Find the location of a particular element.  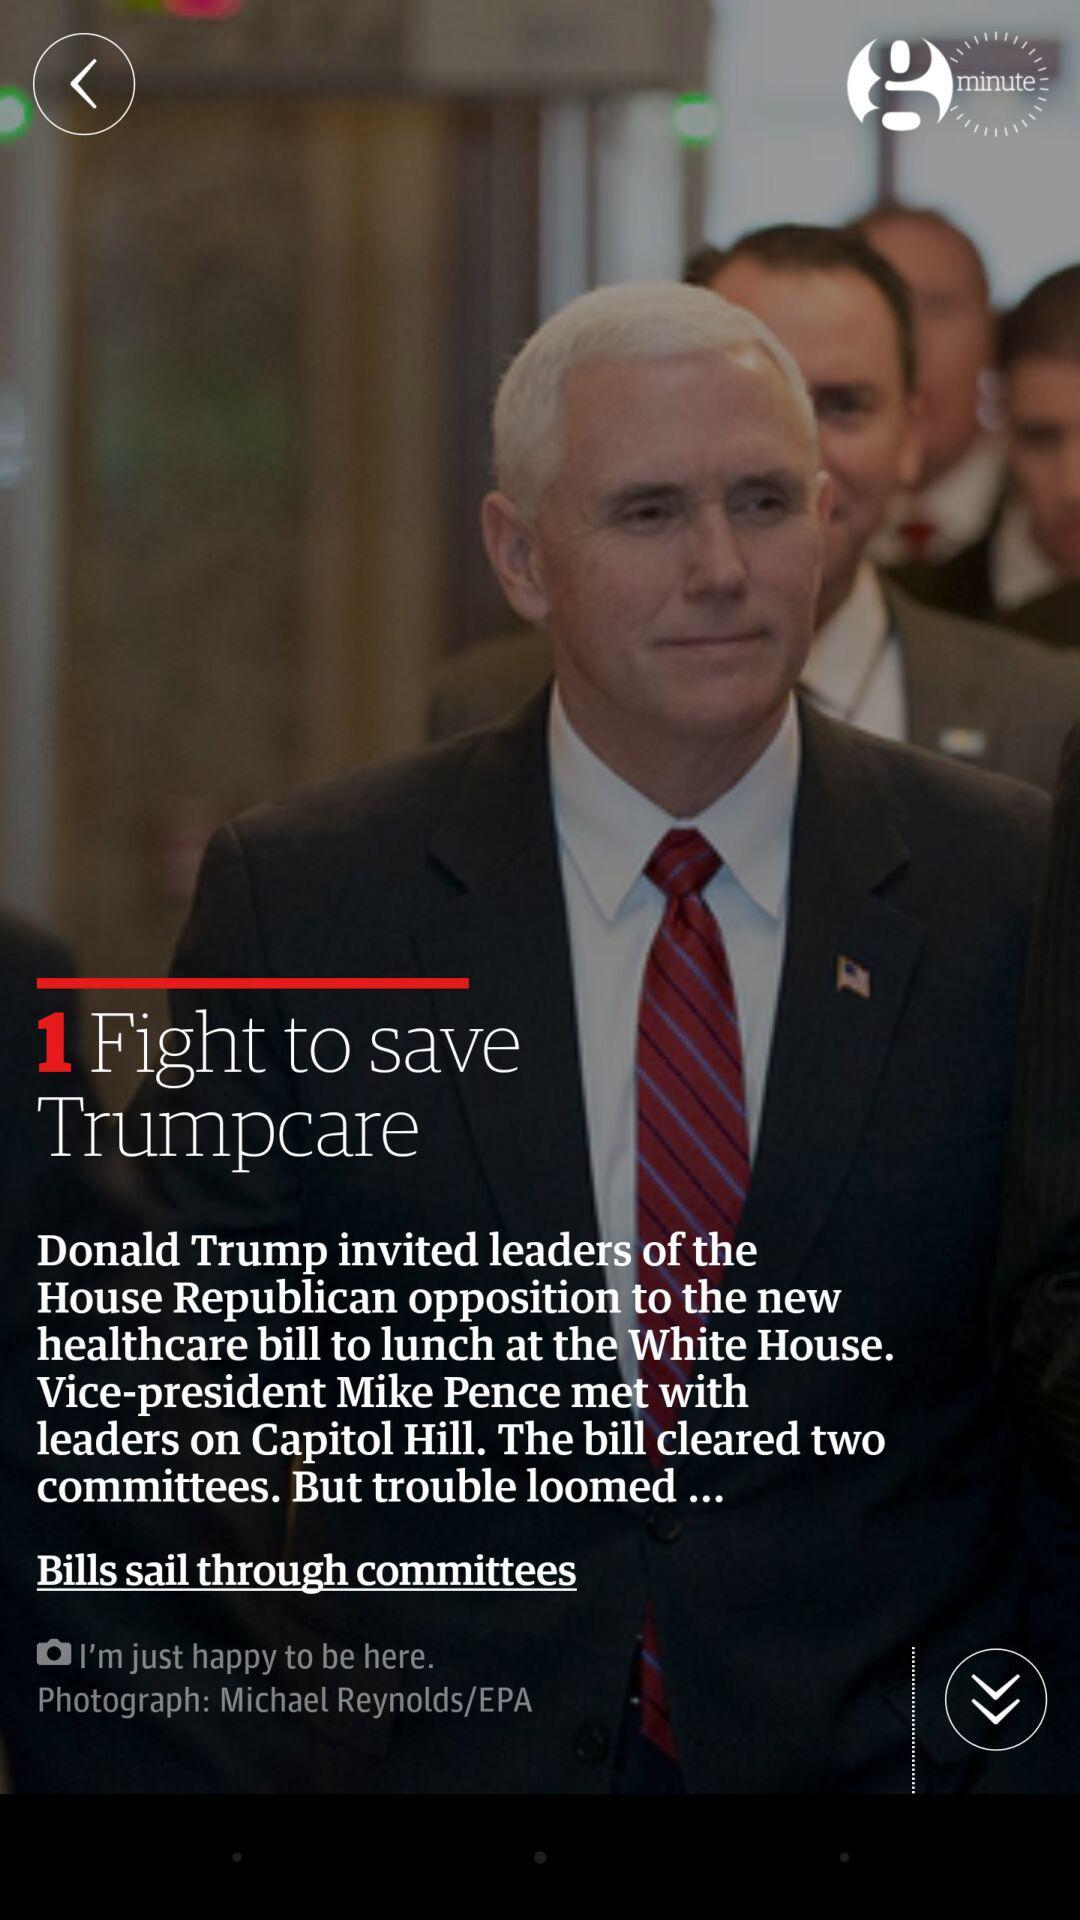

the arrow_downward icon is located at coordinates (995, 1698).